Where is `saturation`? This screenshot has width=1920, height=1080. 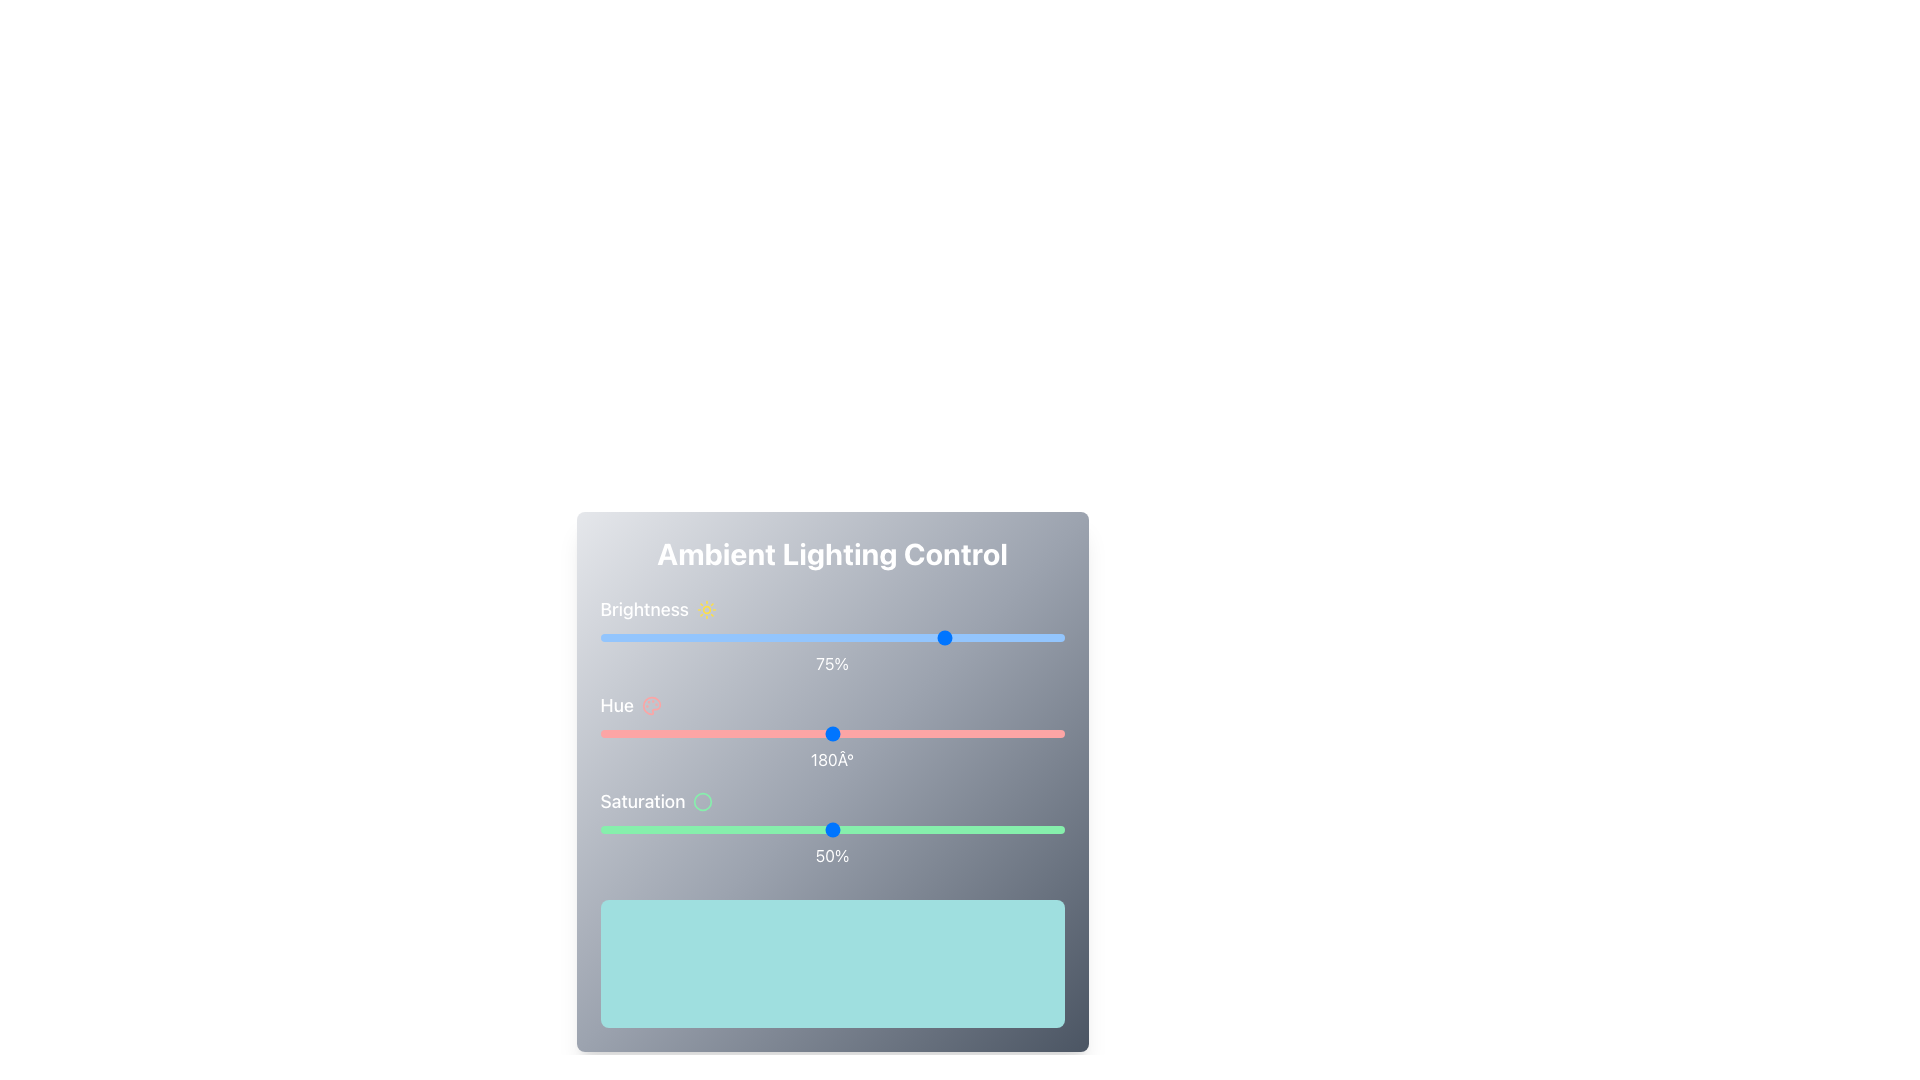
saturation is located at coordinates (882, 829).